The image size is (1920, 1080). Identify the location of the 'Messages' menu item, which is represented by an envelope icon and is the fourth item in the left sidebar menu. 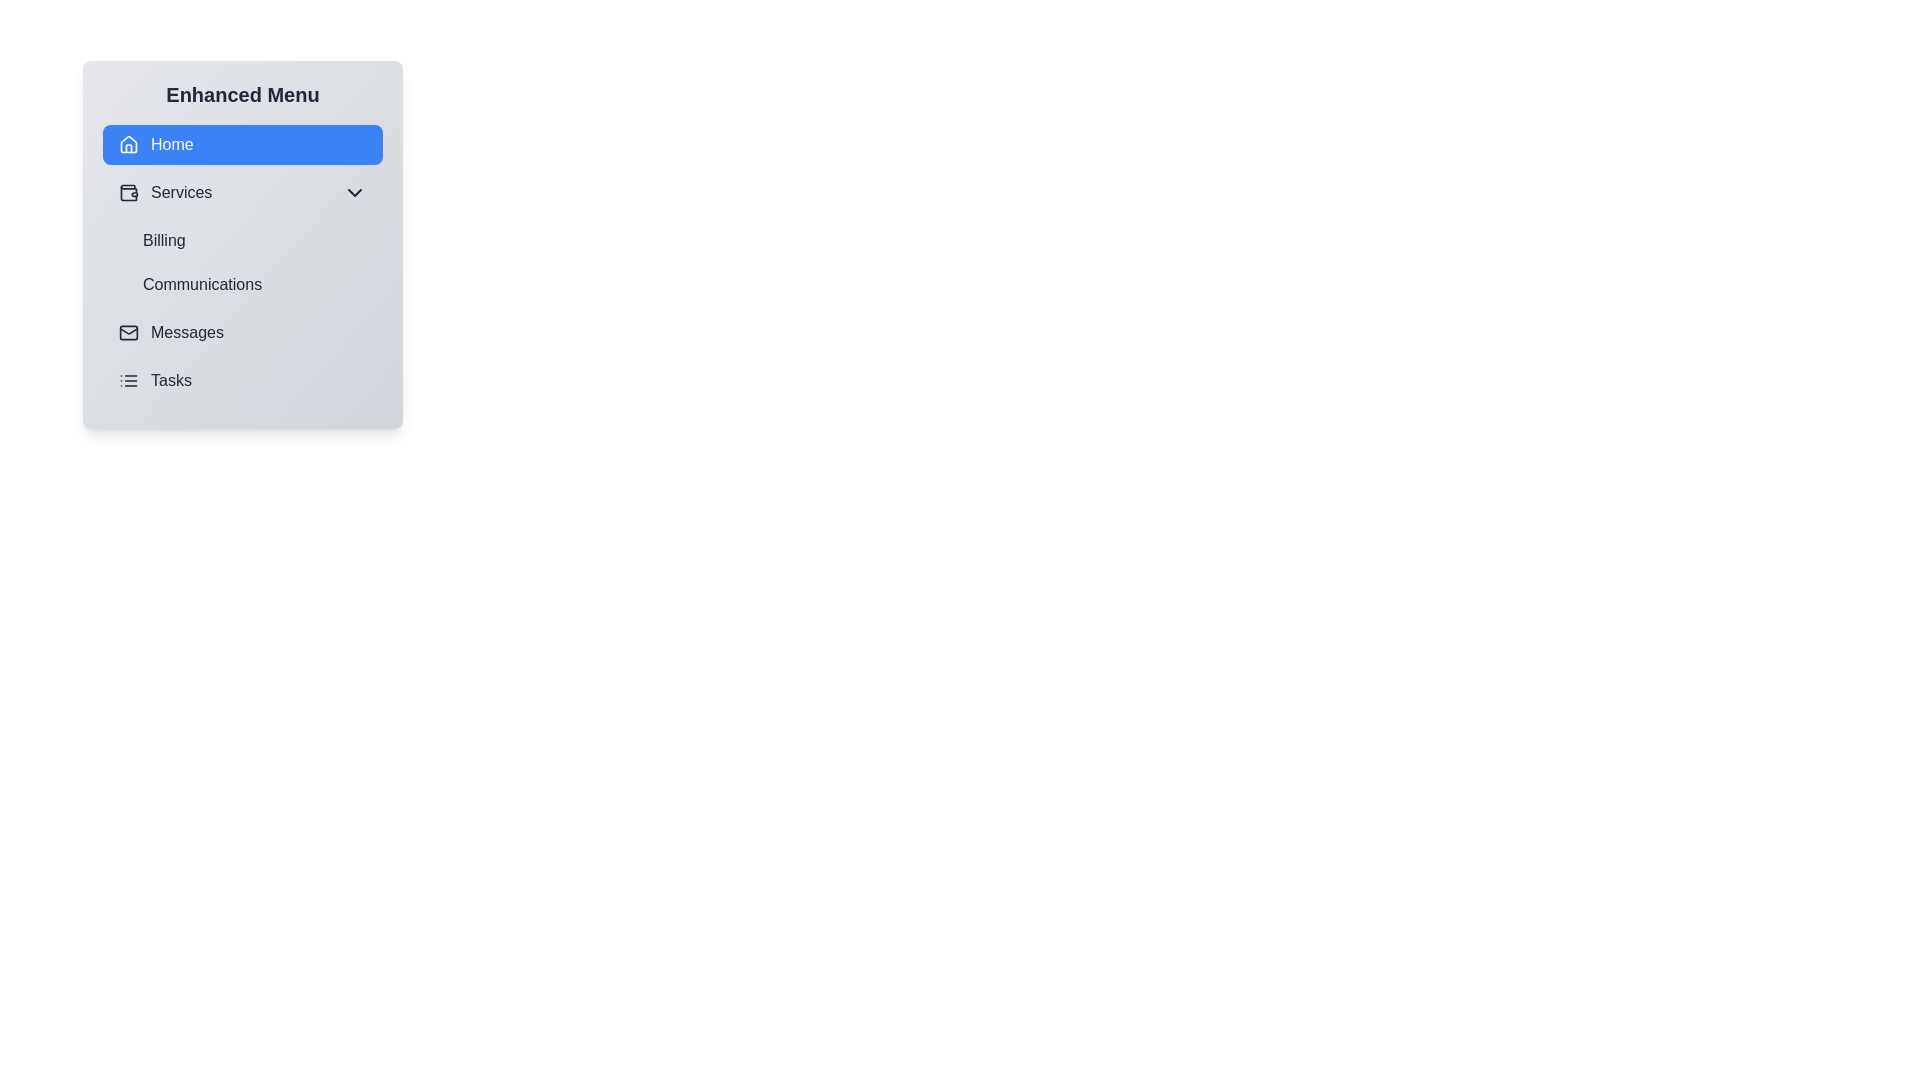
(171, 331).